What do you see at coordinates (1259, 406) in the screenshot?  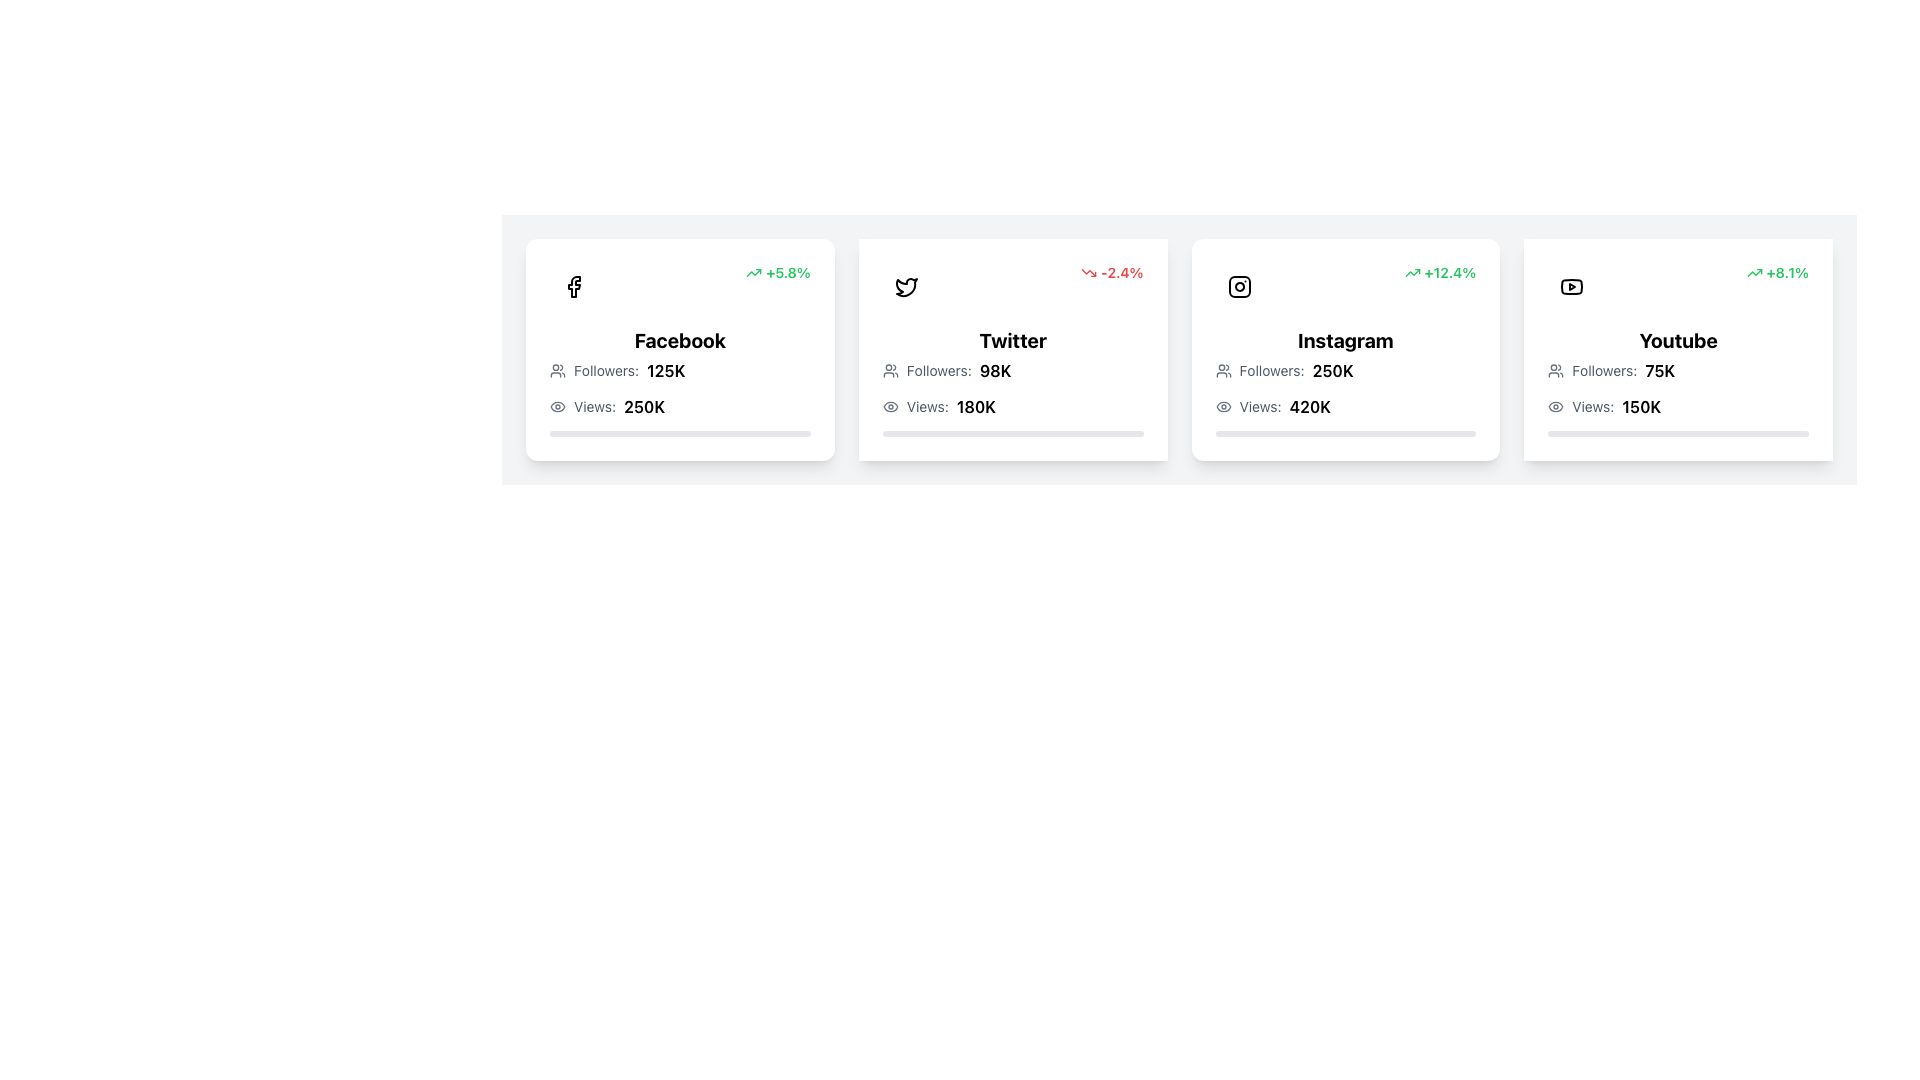 I see `the text label displaying 'Views:', which is styled in gray and positioned next to the number '420K' on the Instagram card` at bounding box center [1259, 406].